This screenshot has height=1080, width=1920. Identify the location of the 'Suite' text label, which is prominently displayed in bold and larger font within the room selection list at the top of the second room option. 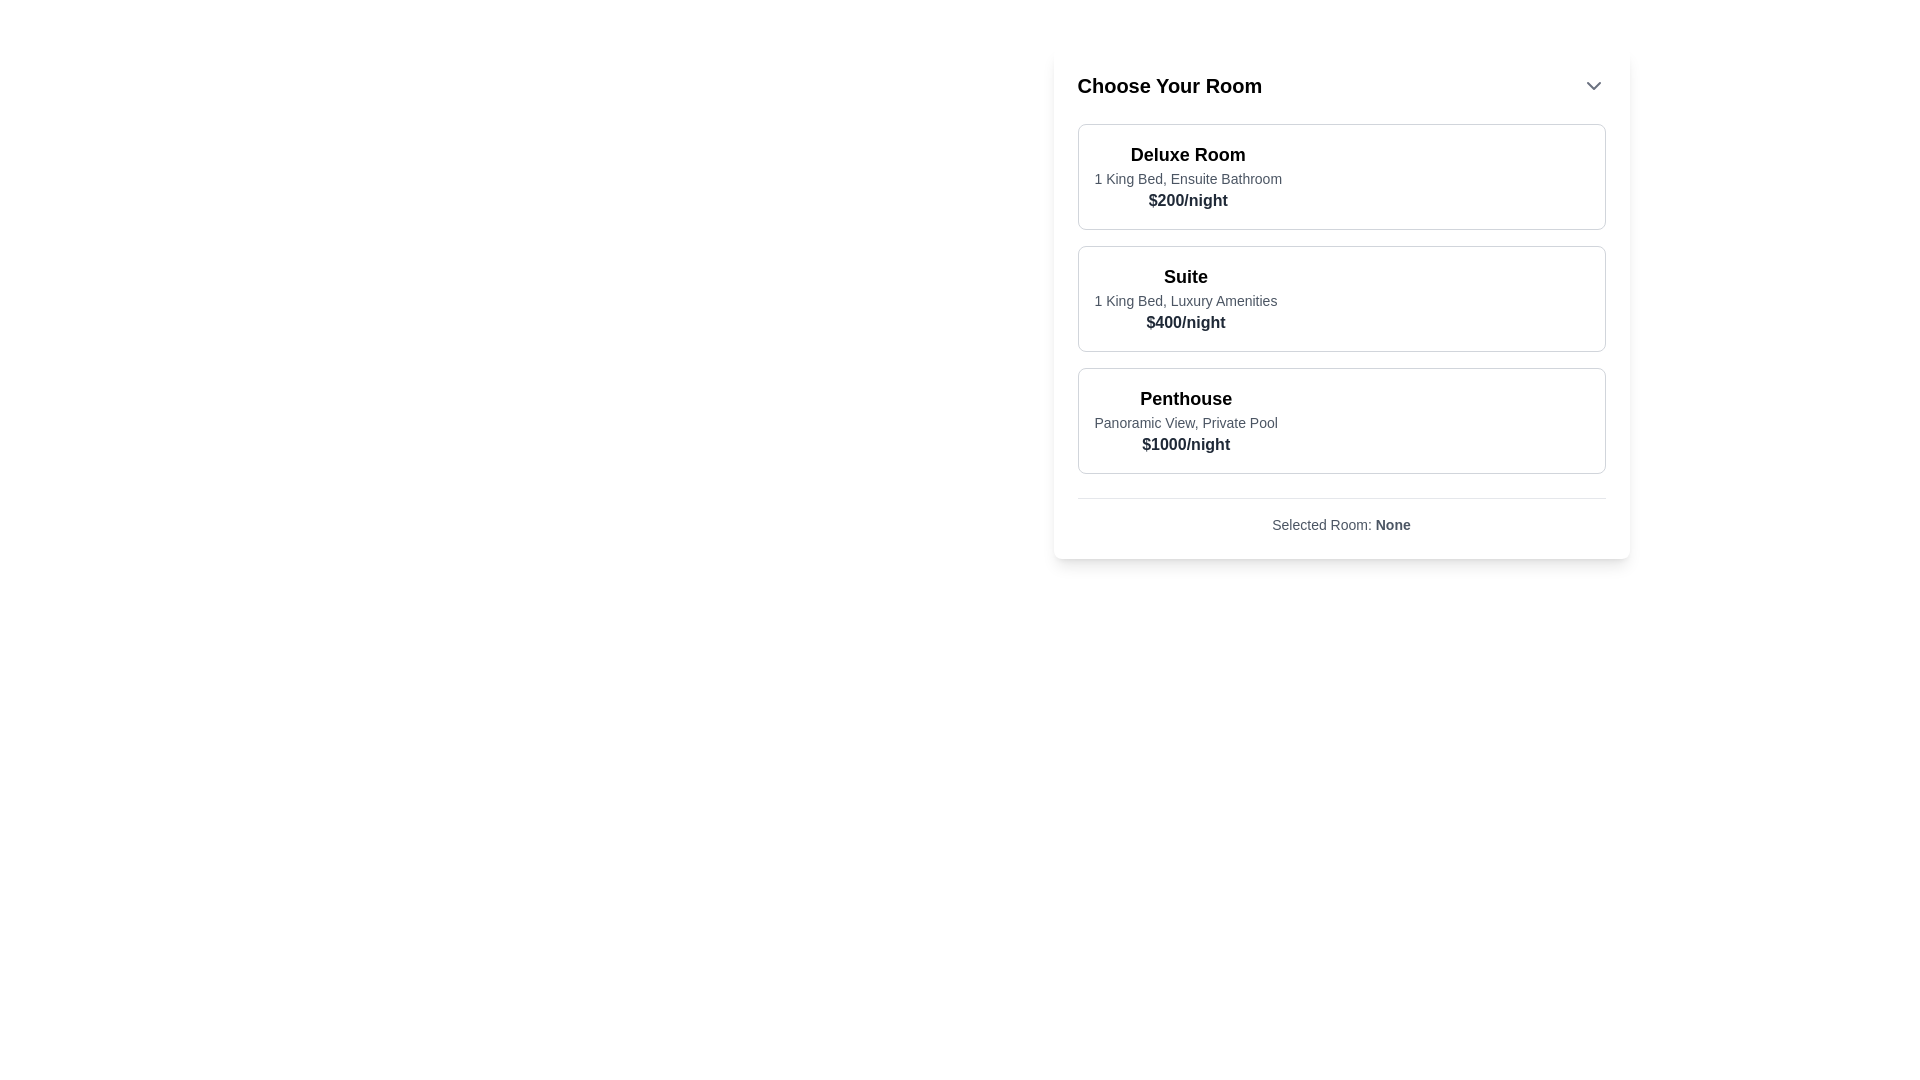
(1185, 277).